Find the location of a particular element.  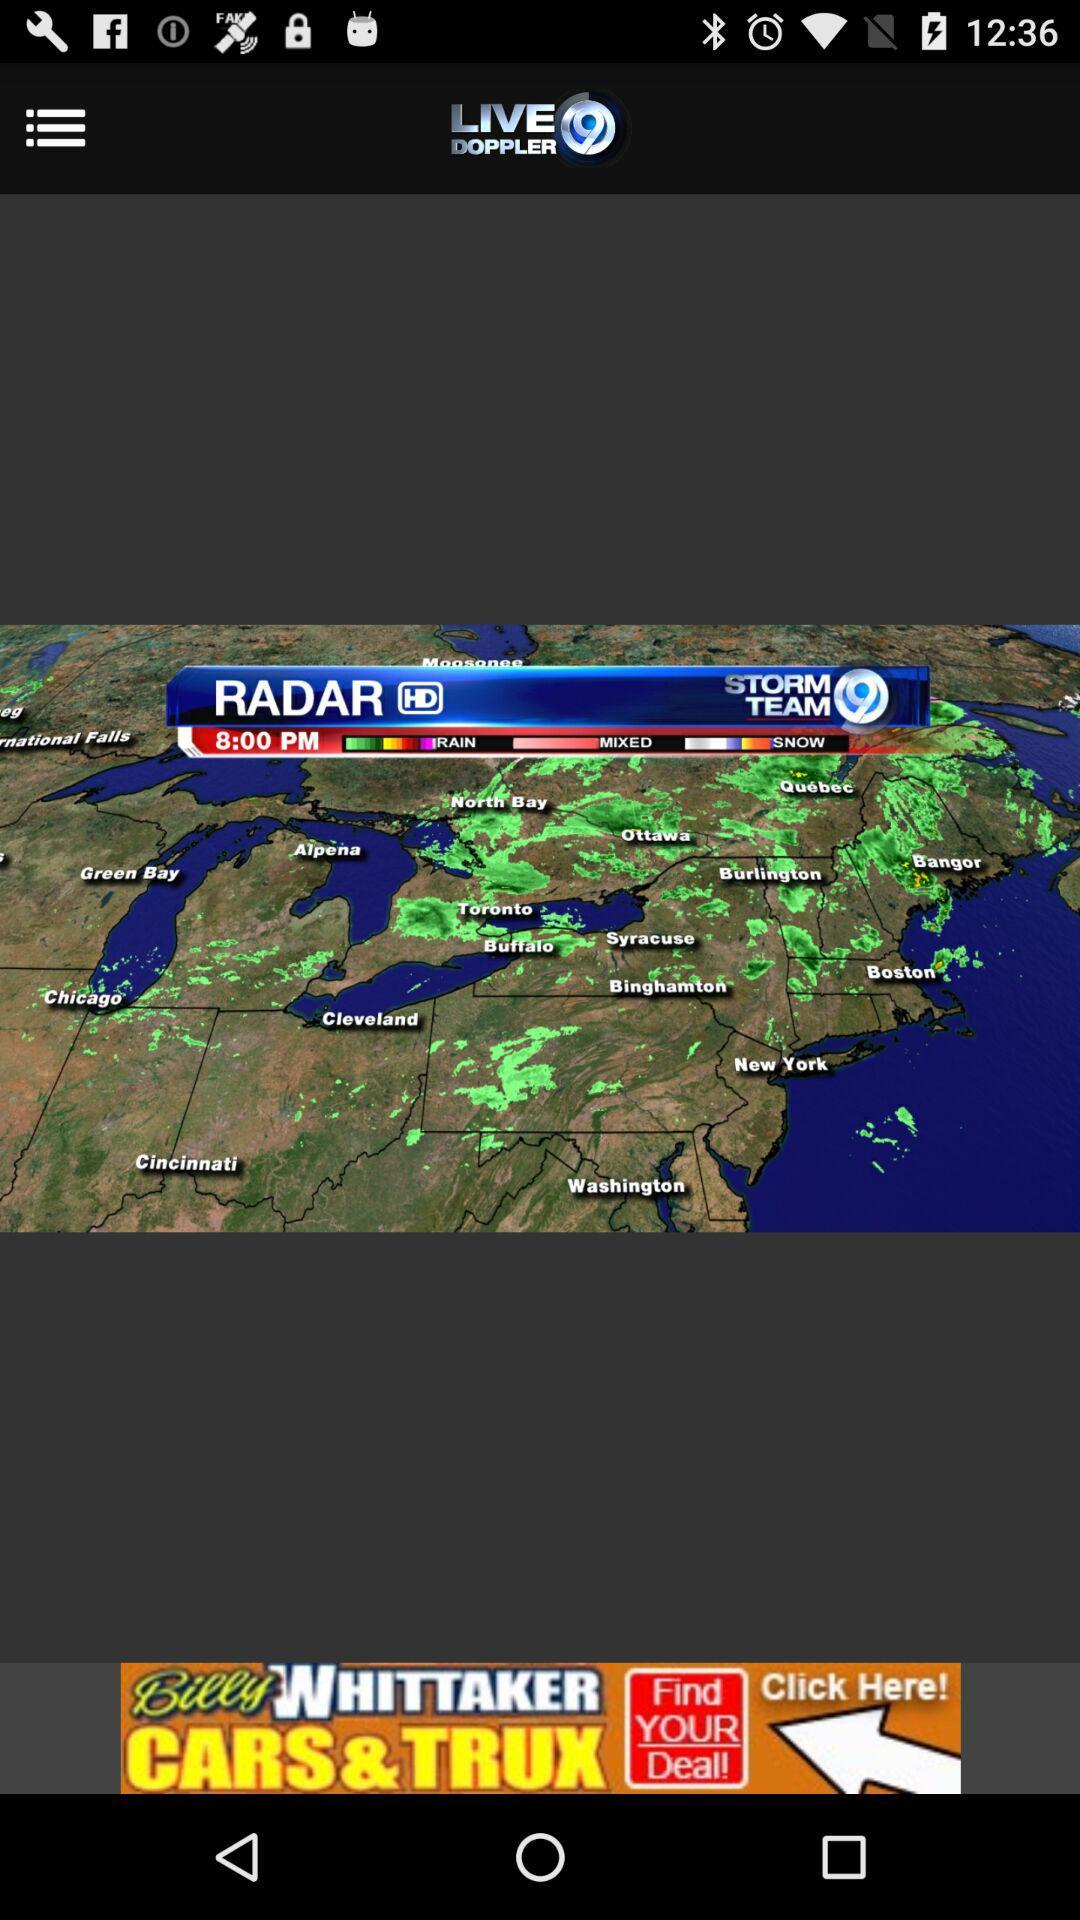

the settings of live doppler 9 is located at coordinates (540, 127).